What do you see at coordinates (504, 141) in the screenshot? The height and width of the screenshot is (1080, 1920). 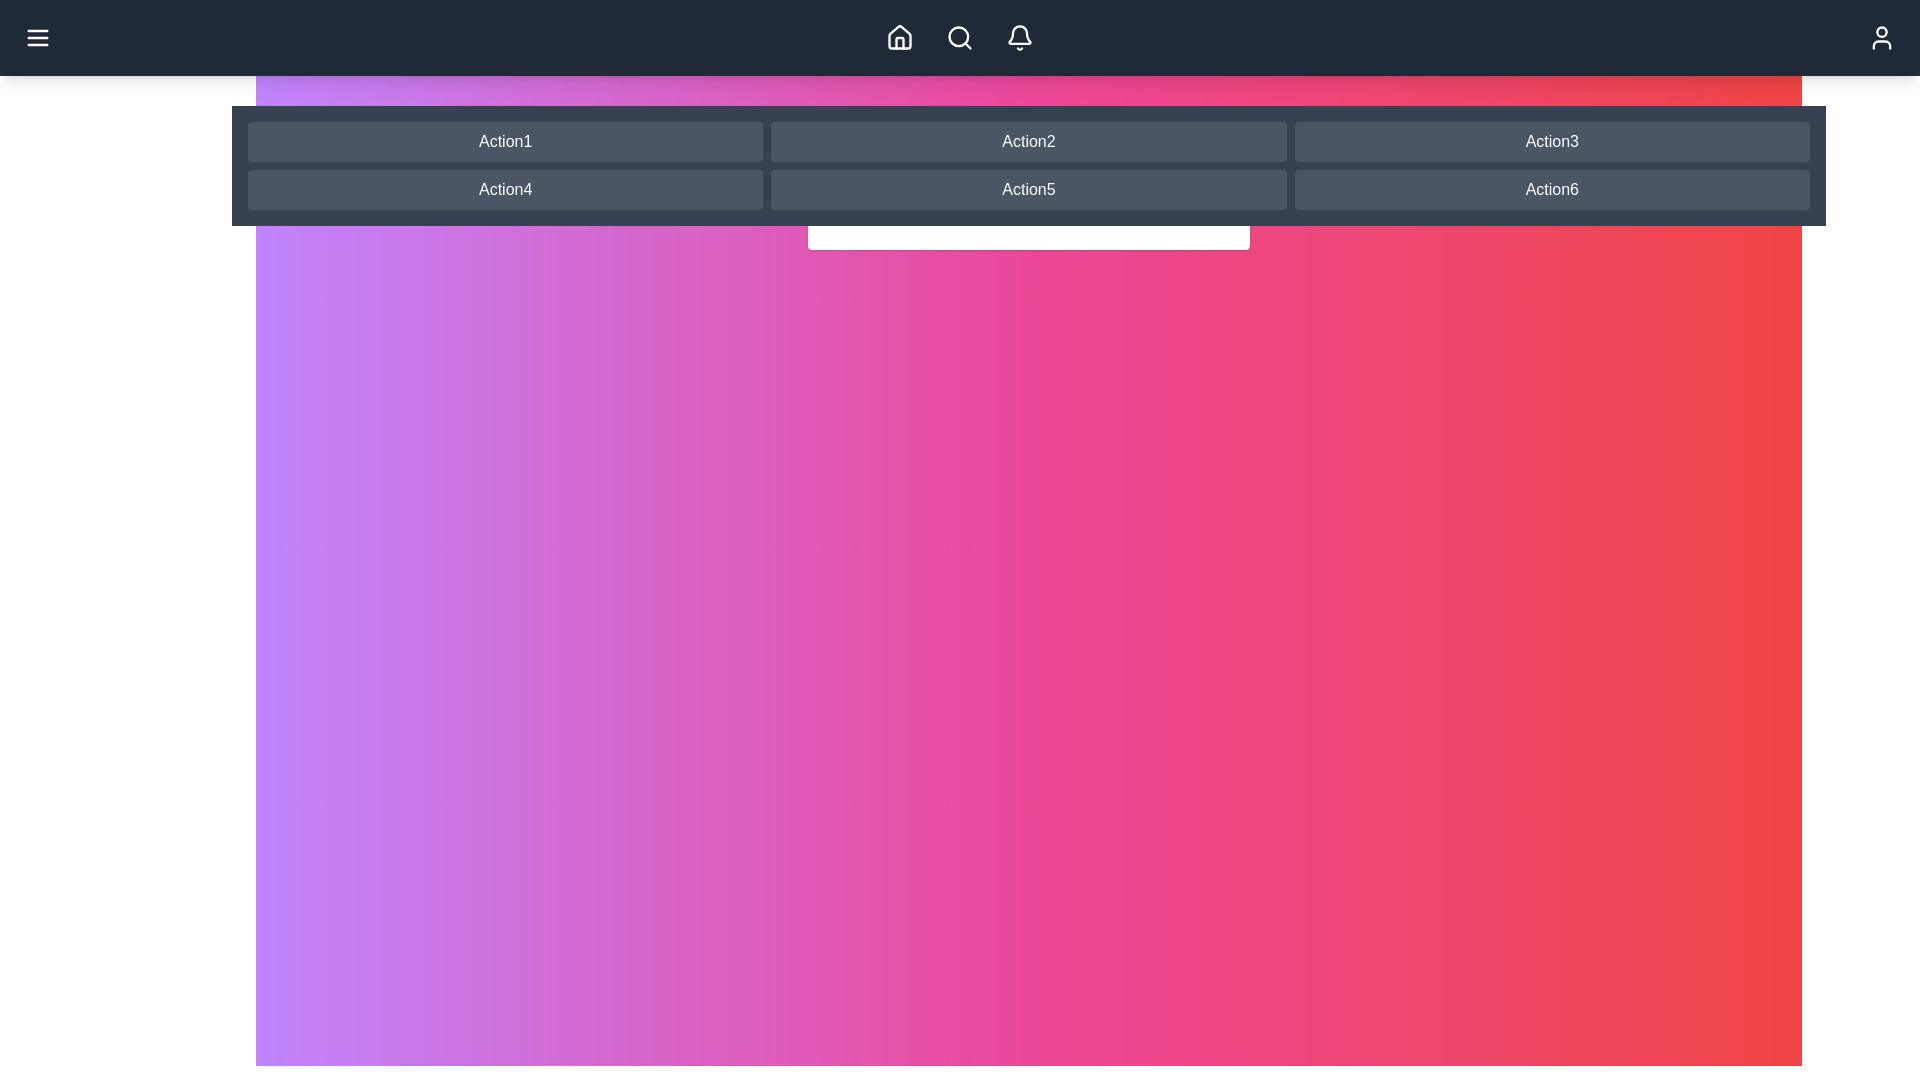 I see `the navigation button labeled Action1` at bounding box center [504, 141].